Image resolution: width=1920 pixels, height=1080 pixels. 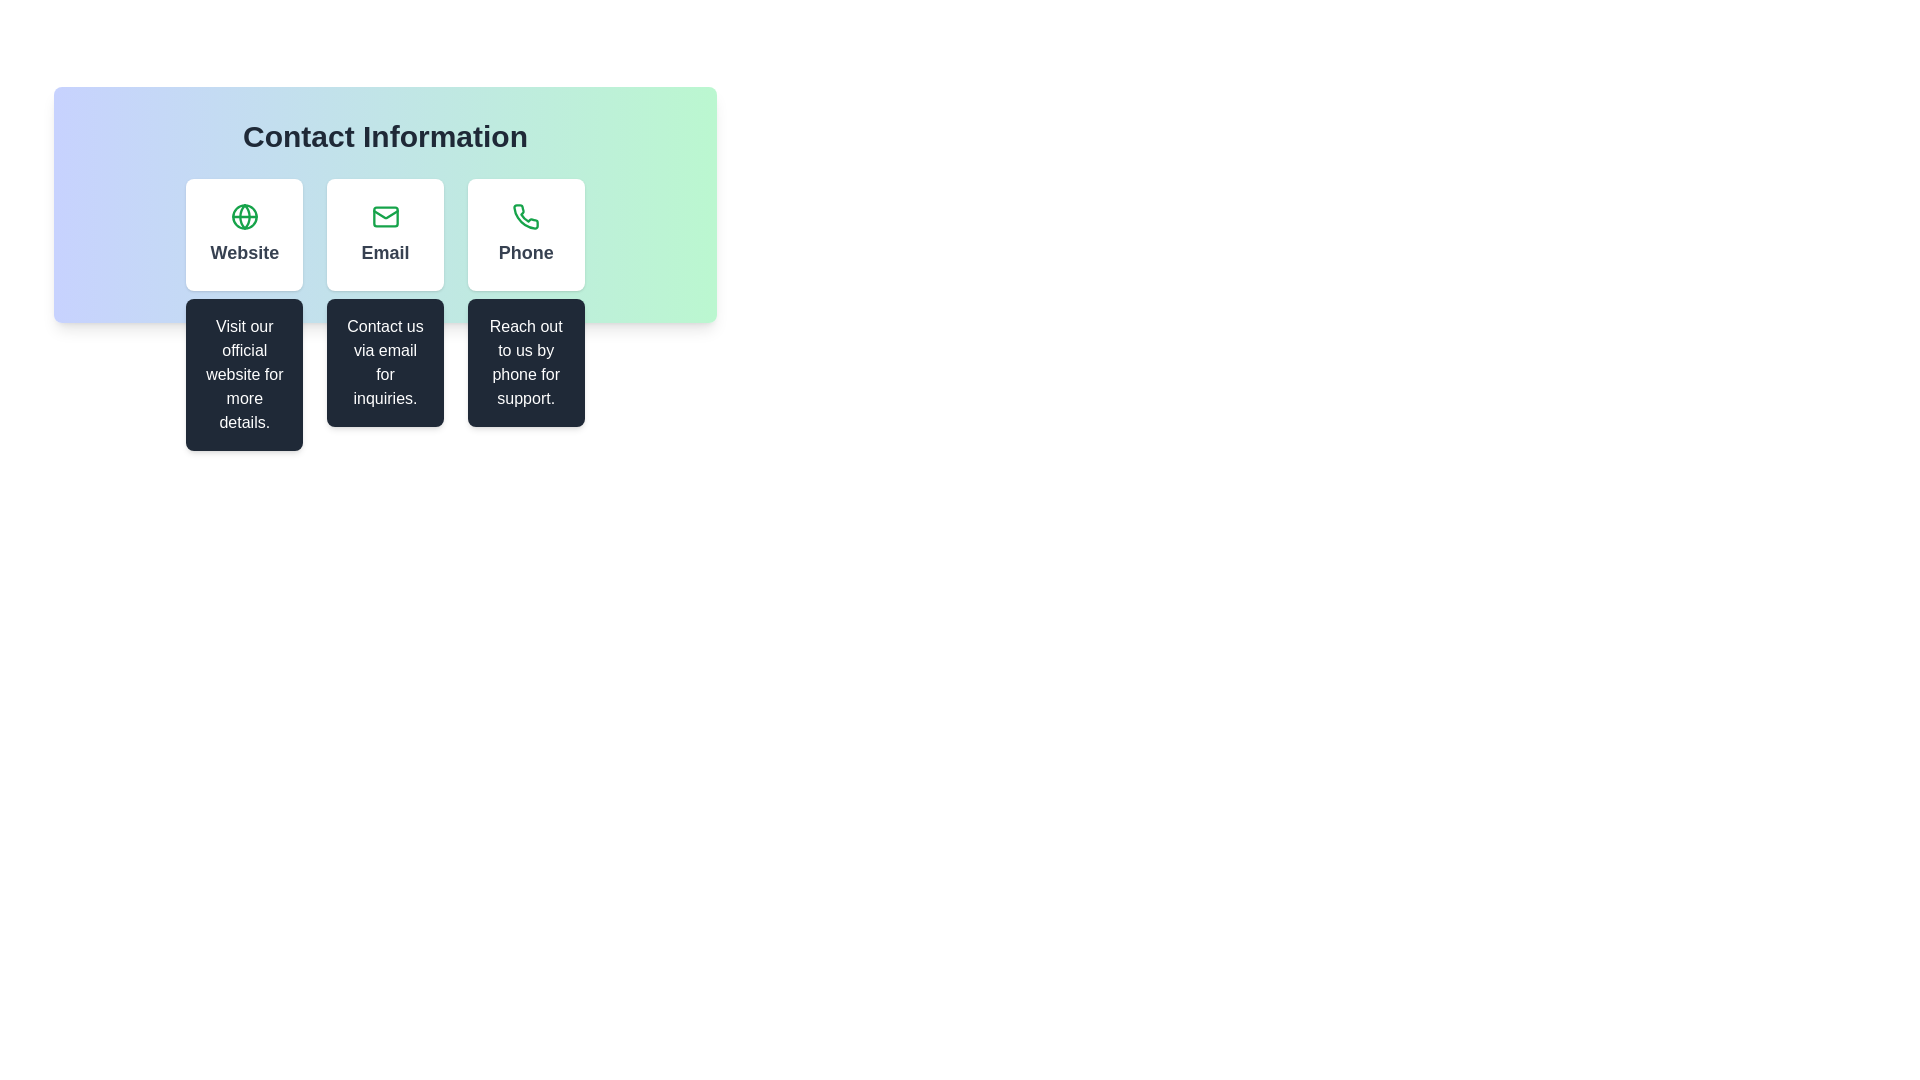 I want to click on the text label that indicates email communication, which is positioned beneath an envelope icon and above the contact text in the center card of a three-card layout, so click(x=385, y=252).